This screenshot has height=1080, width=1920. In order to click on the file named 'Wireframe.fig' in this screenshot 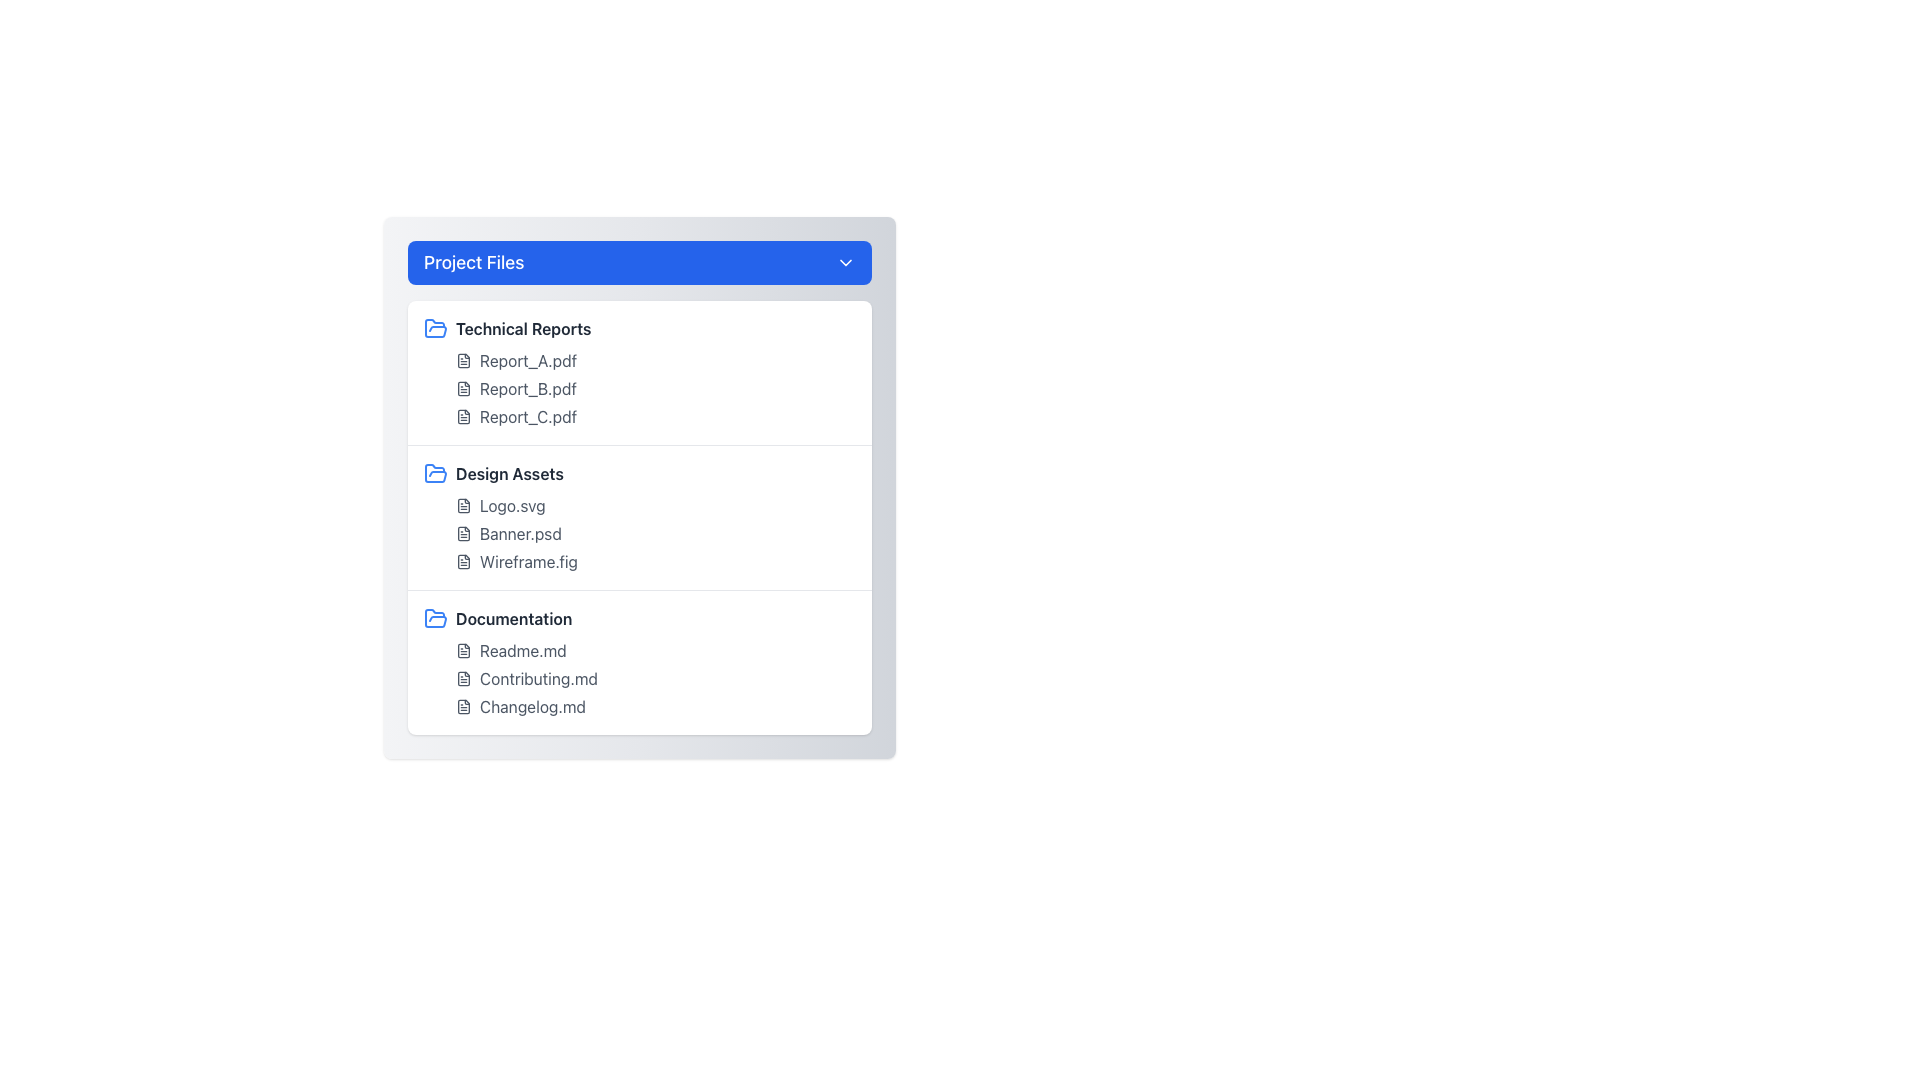, I will do `click(656, 562)`.